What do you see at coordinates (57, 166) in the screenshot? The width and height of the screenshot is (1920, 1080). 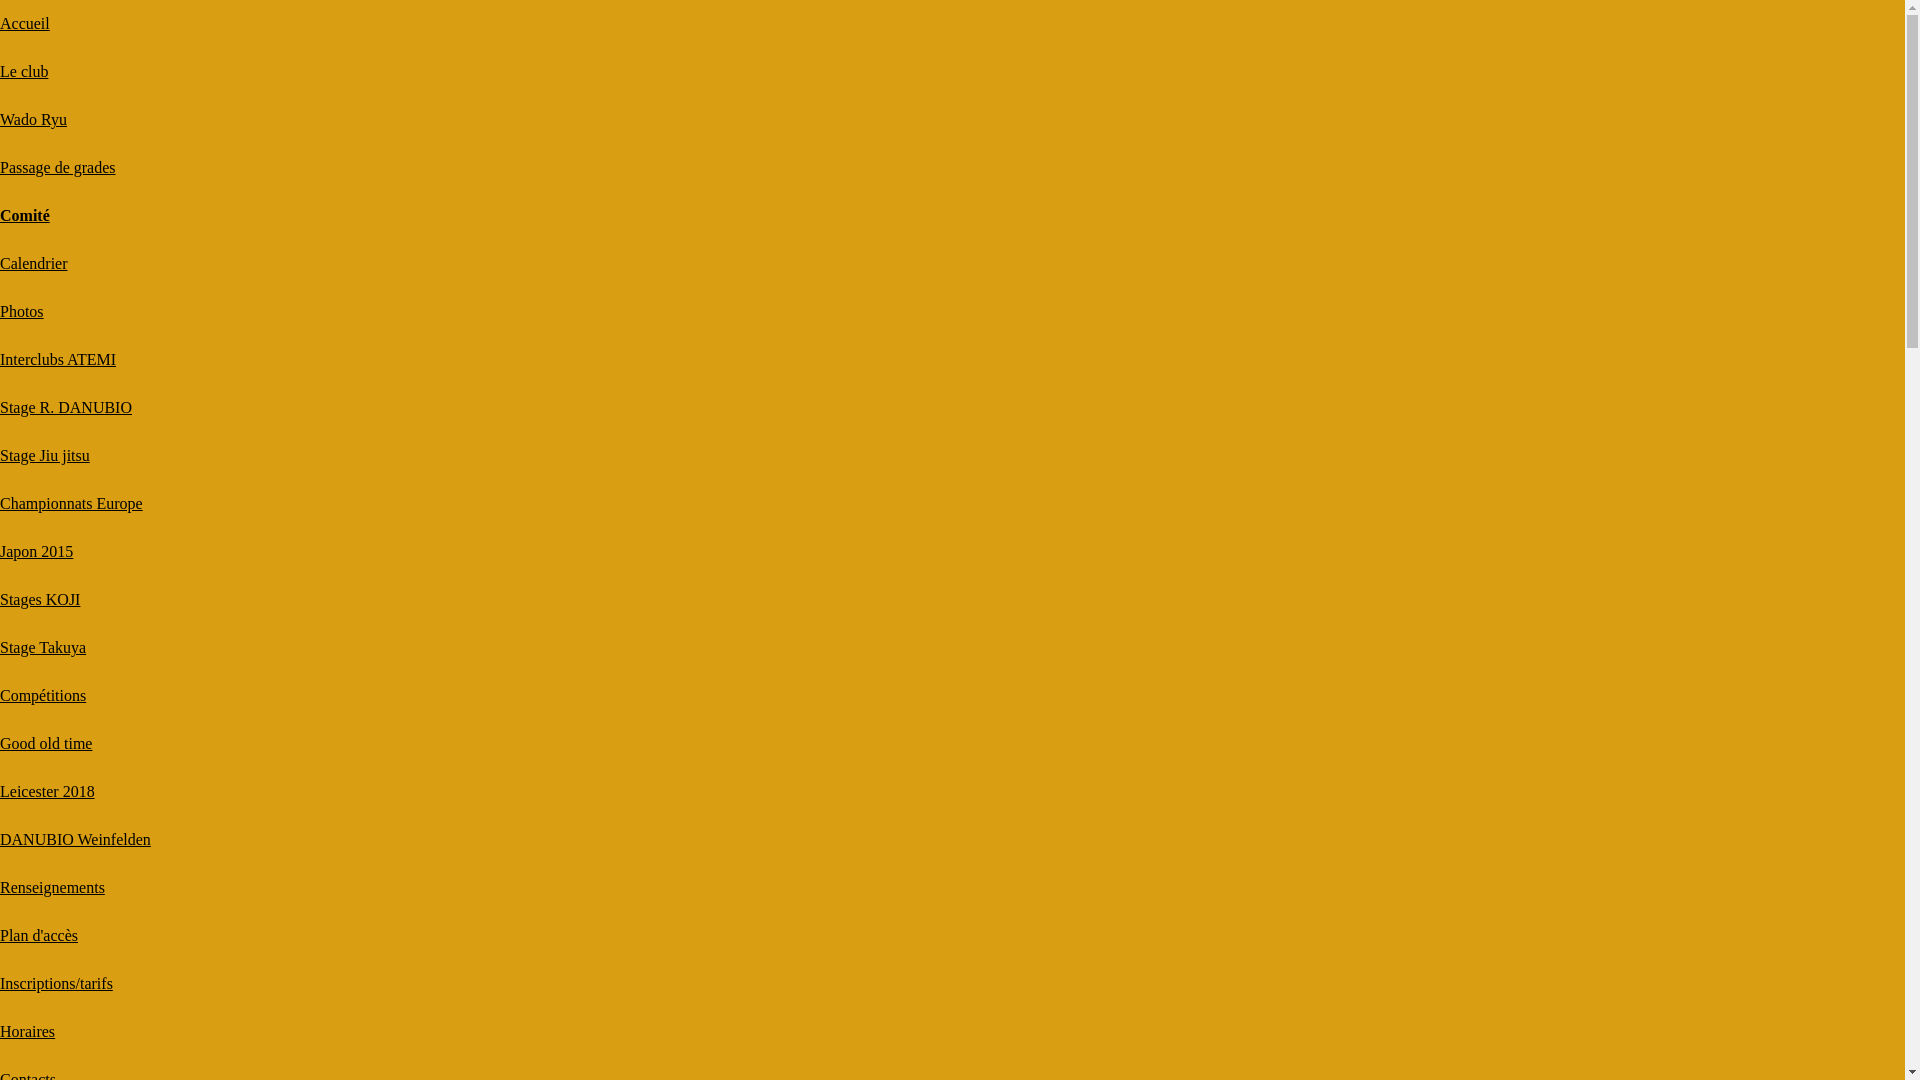 I see `'Passage de grades'` at bounding box center [57, 166].